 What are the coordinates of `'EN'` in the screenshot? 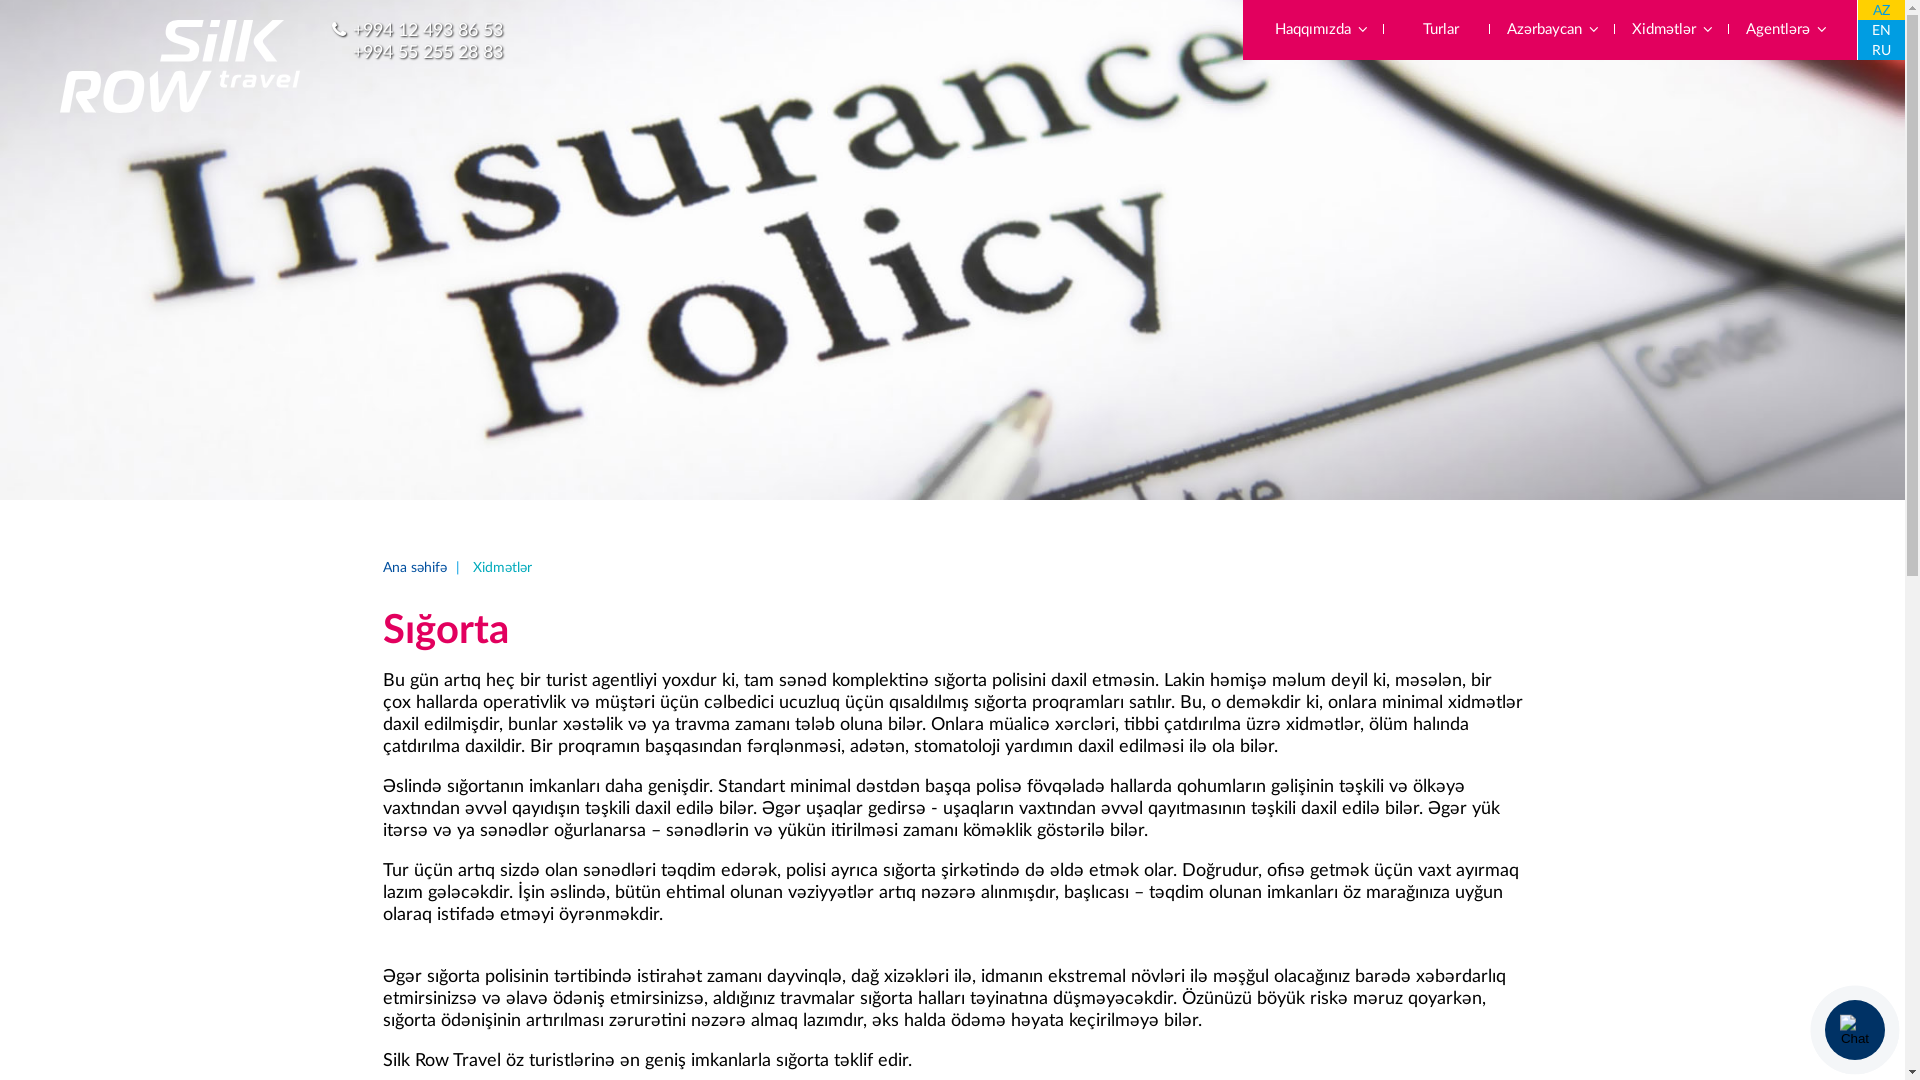 It's located at (1880, 30).